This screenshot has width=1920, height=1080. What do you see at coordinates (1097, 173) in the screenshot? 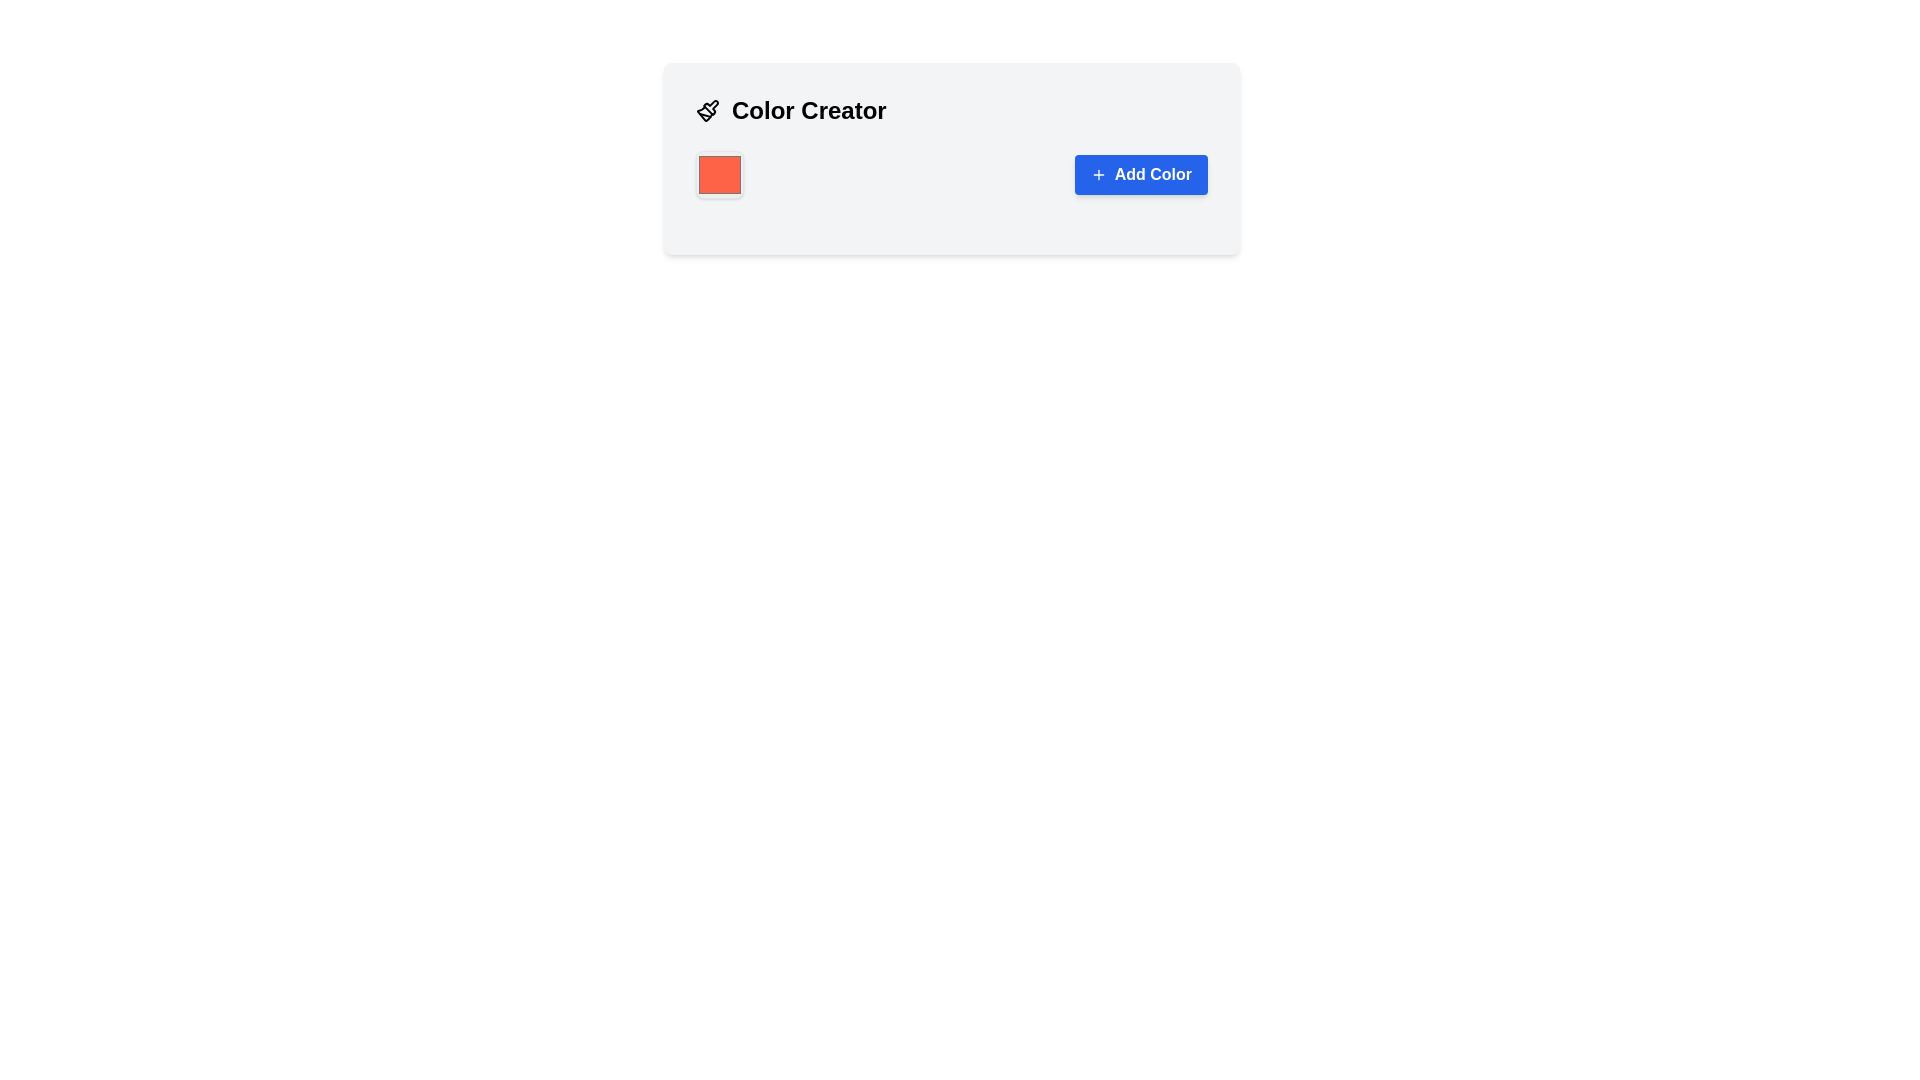
I see `the small '+' icon located in the 'Add Color' button, which is positioned before the text within the button layout` at bounding box center [1097, 173].